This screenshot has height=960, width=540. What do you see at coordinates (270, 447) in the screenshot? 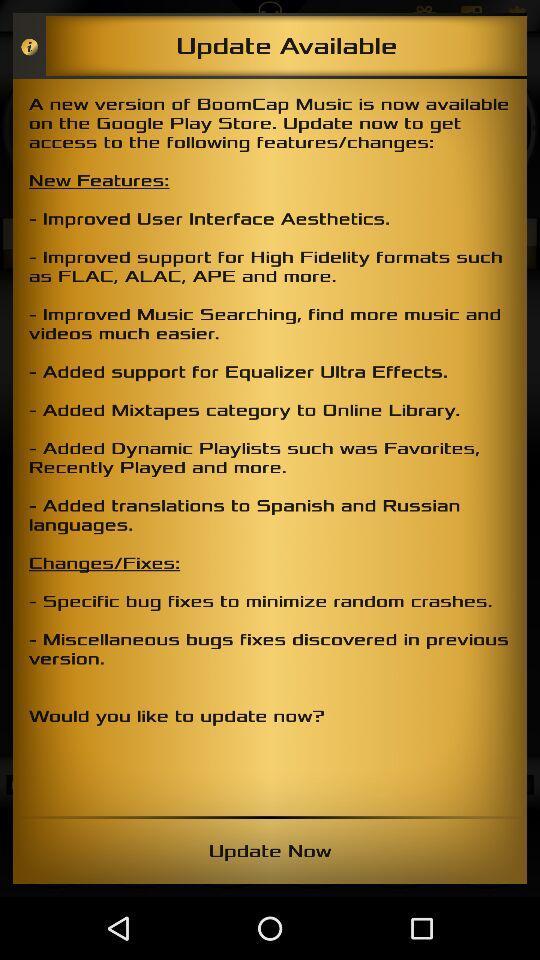
I see `the item at the center` at bounding box center [270, 447].